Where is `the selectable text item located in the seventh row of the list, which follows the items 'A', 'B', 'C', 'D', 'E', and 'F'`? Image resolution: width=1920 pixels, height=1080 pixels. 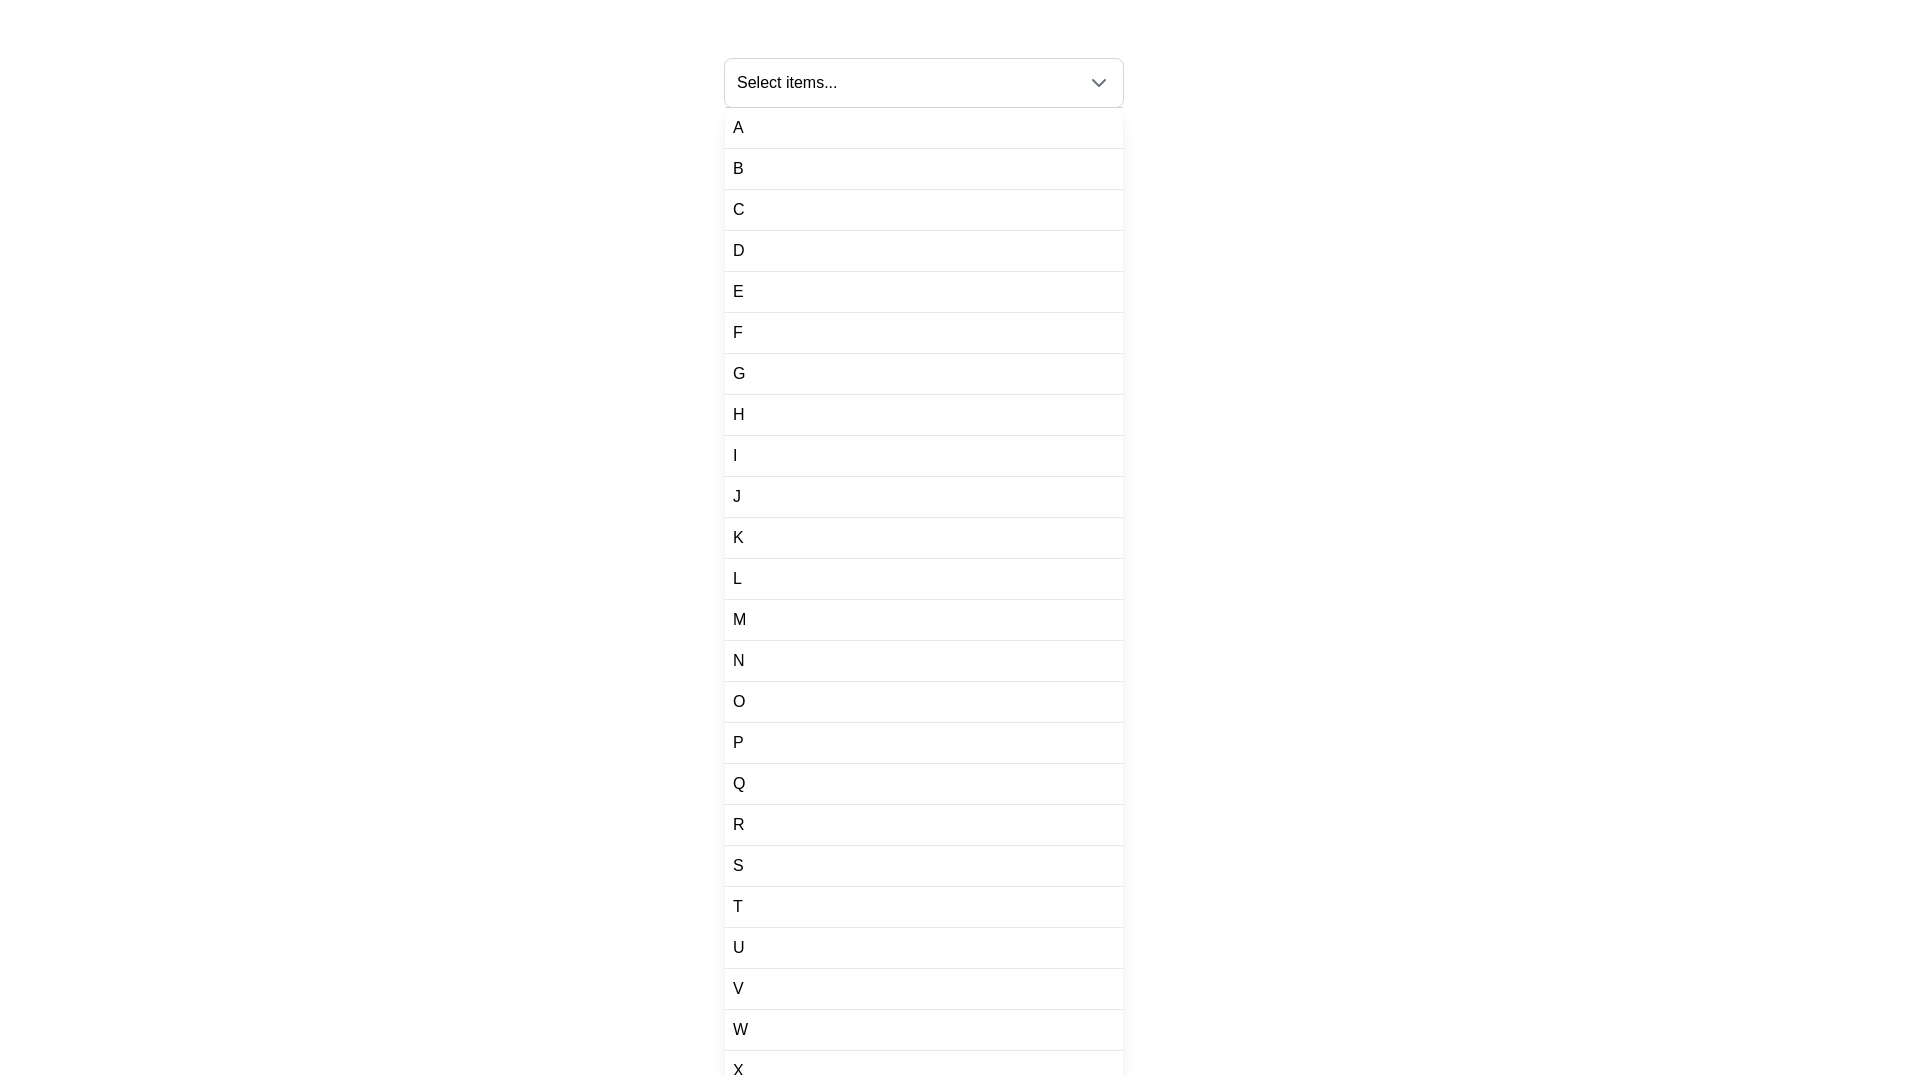
the selectable text item located in the seventh row of the list, which follows the items 'A', 'B', 'C', 'D', 'E', and 'F' is located at coordinates (738, 374).